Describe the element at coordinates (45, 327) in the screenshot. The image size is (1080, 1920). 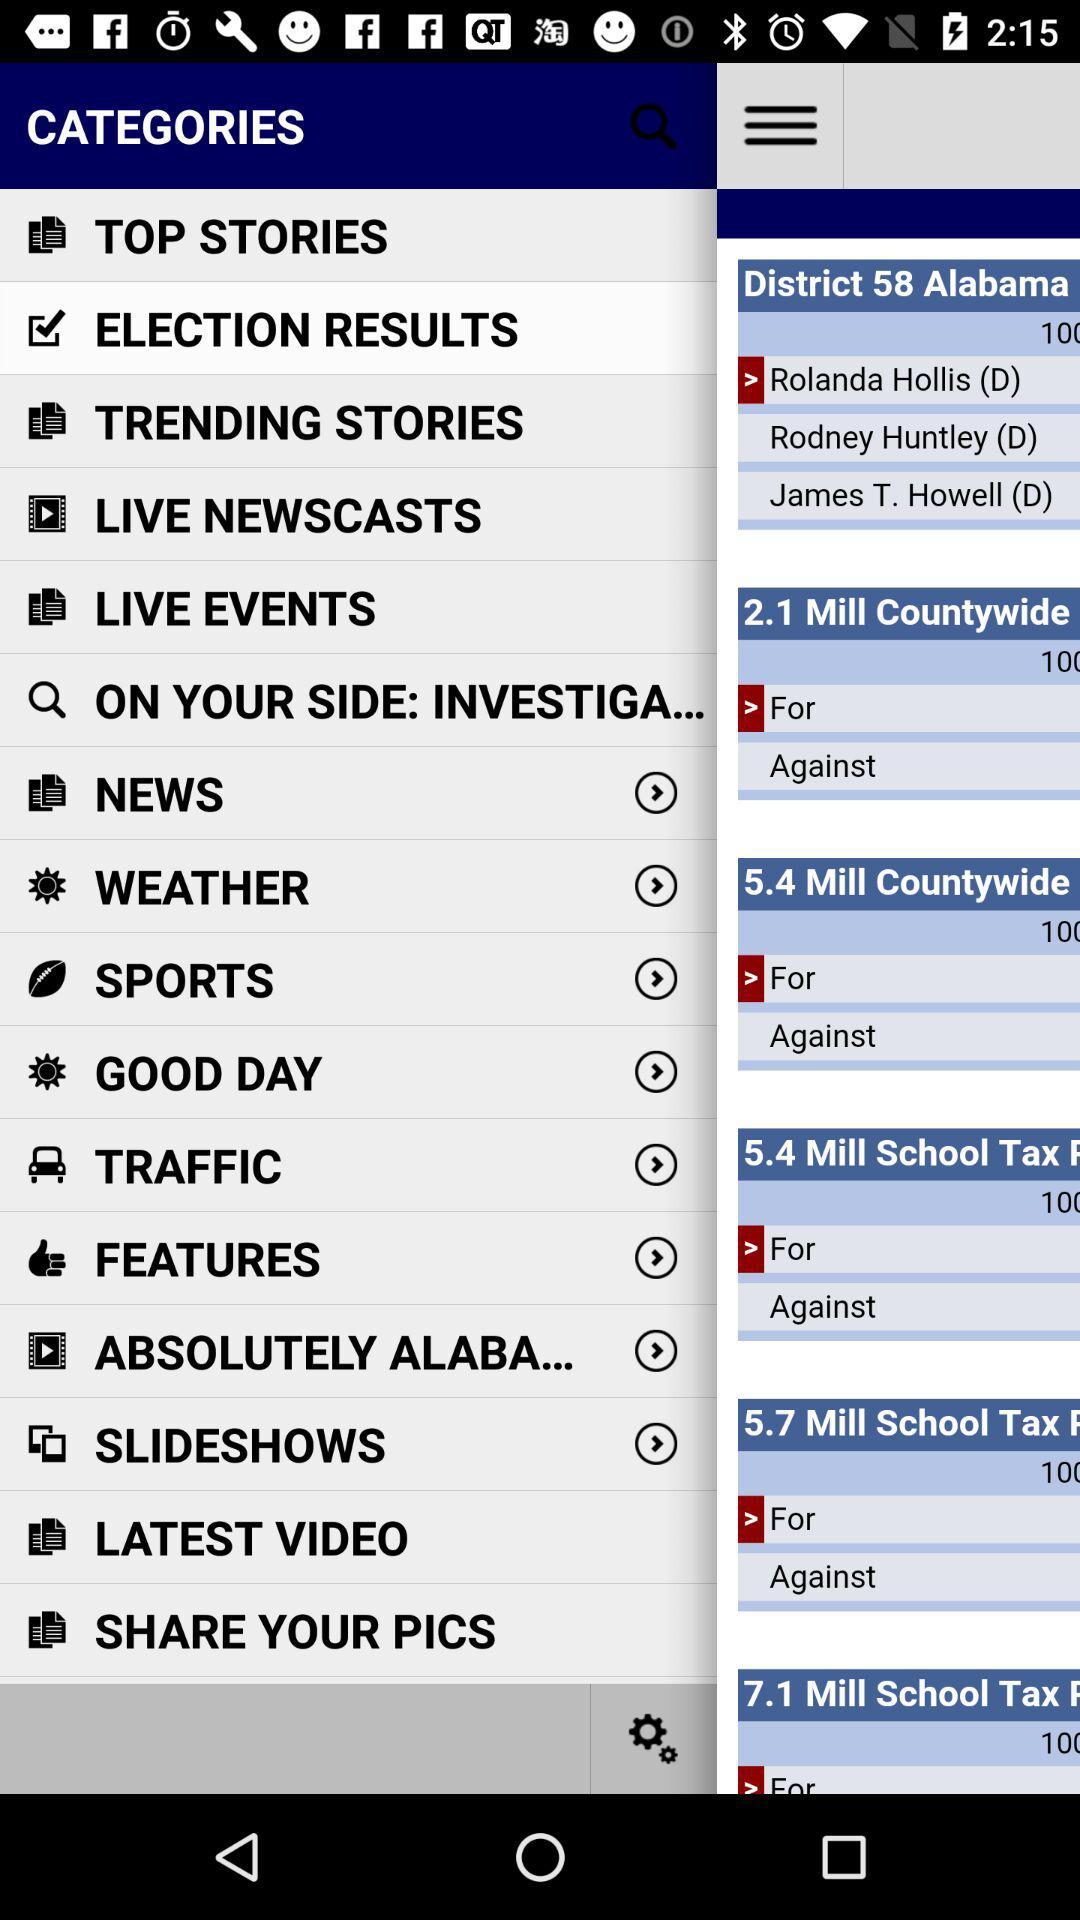
I see `the icon which is before election results` at that location.